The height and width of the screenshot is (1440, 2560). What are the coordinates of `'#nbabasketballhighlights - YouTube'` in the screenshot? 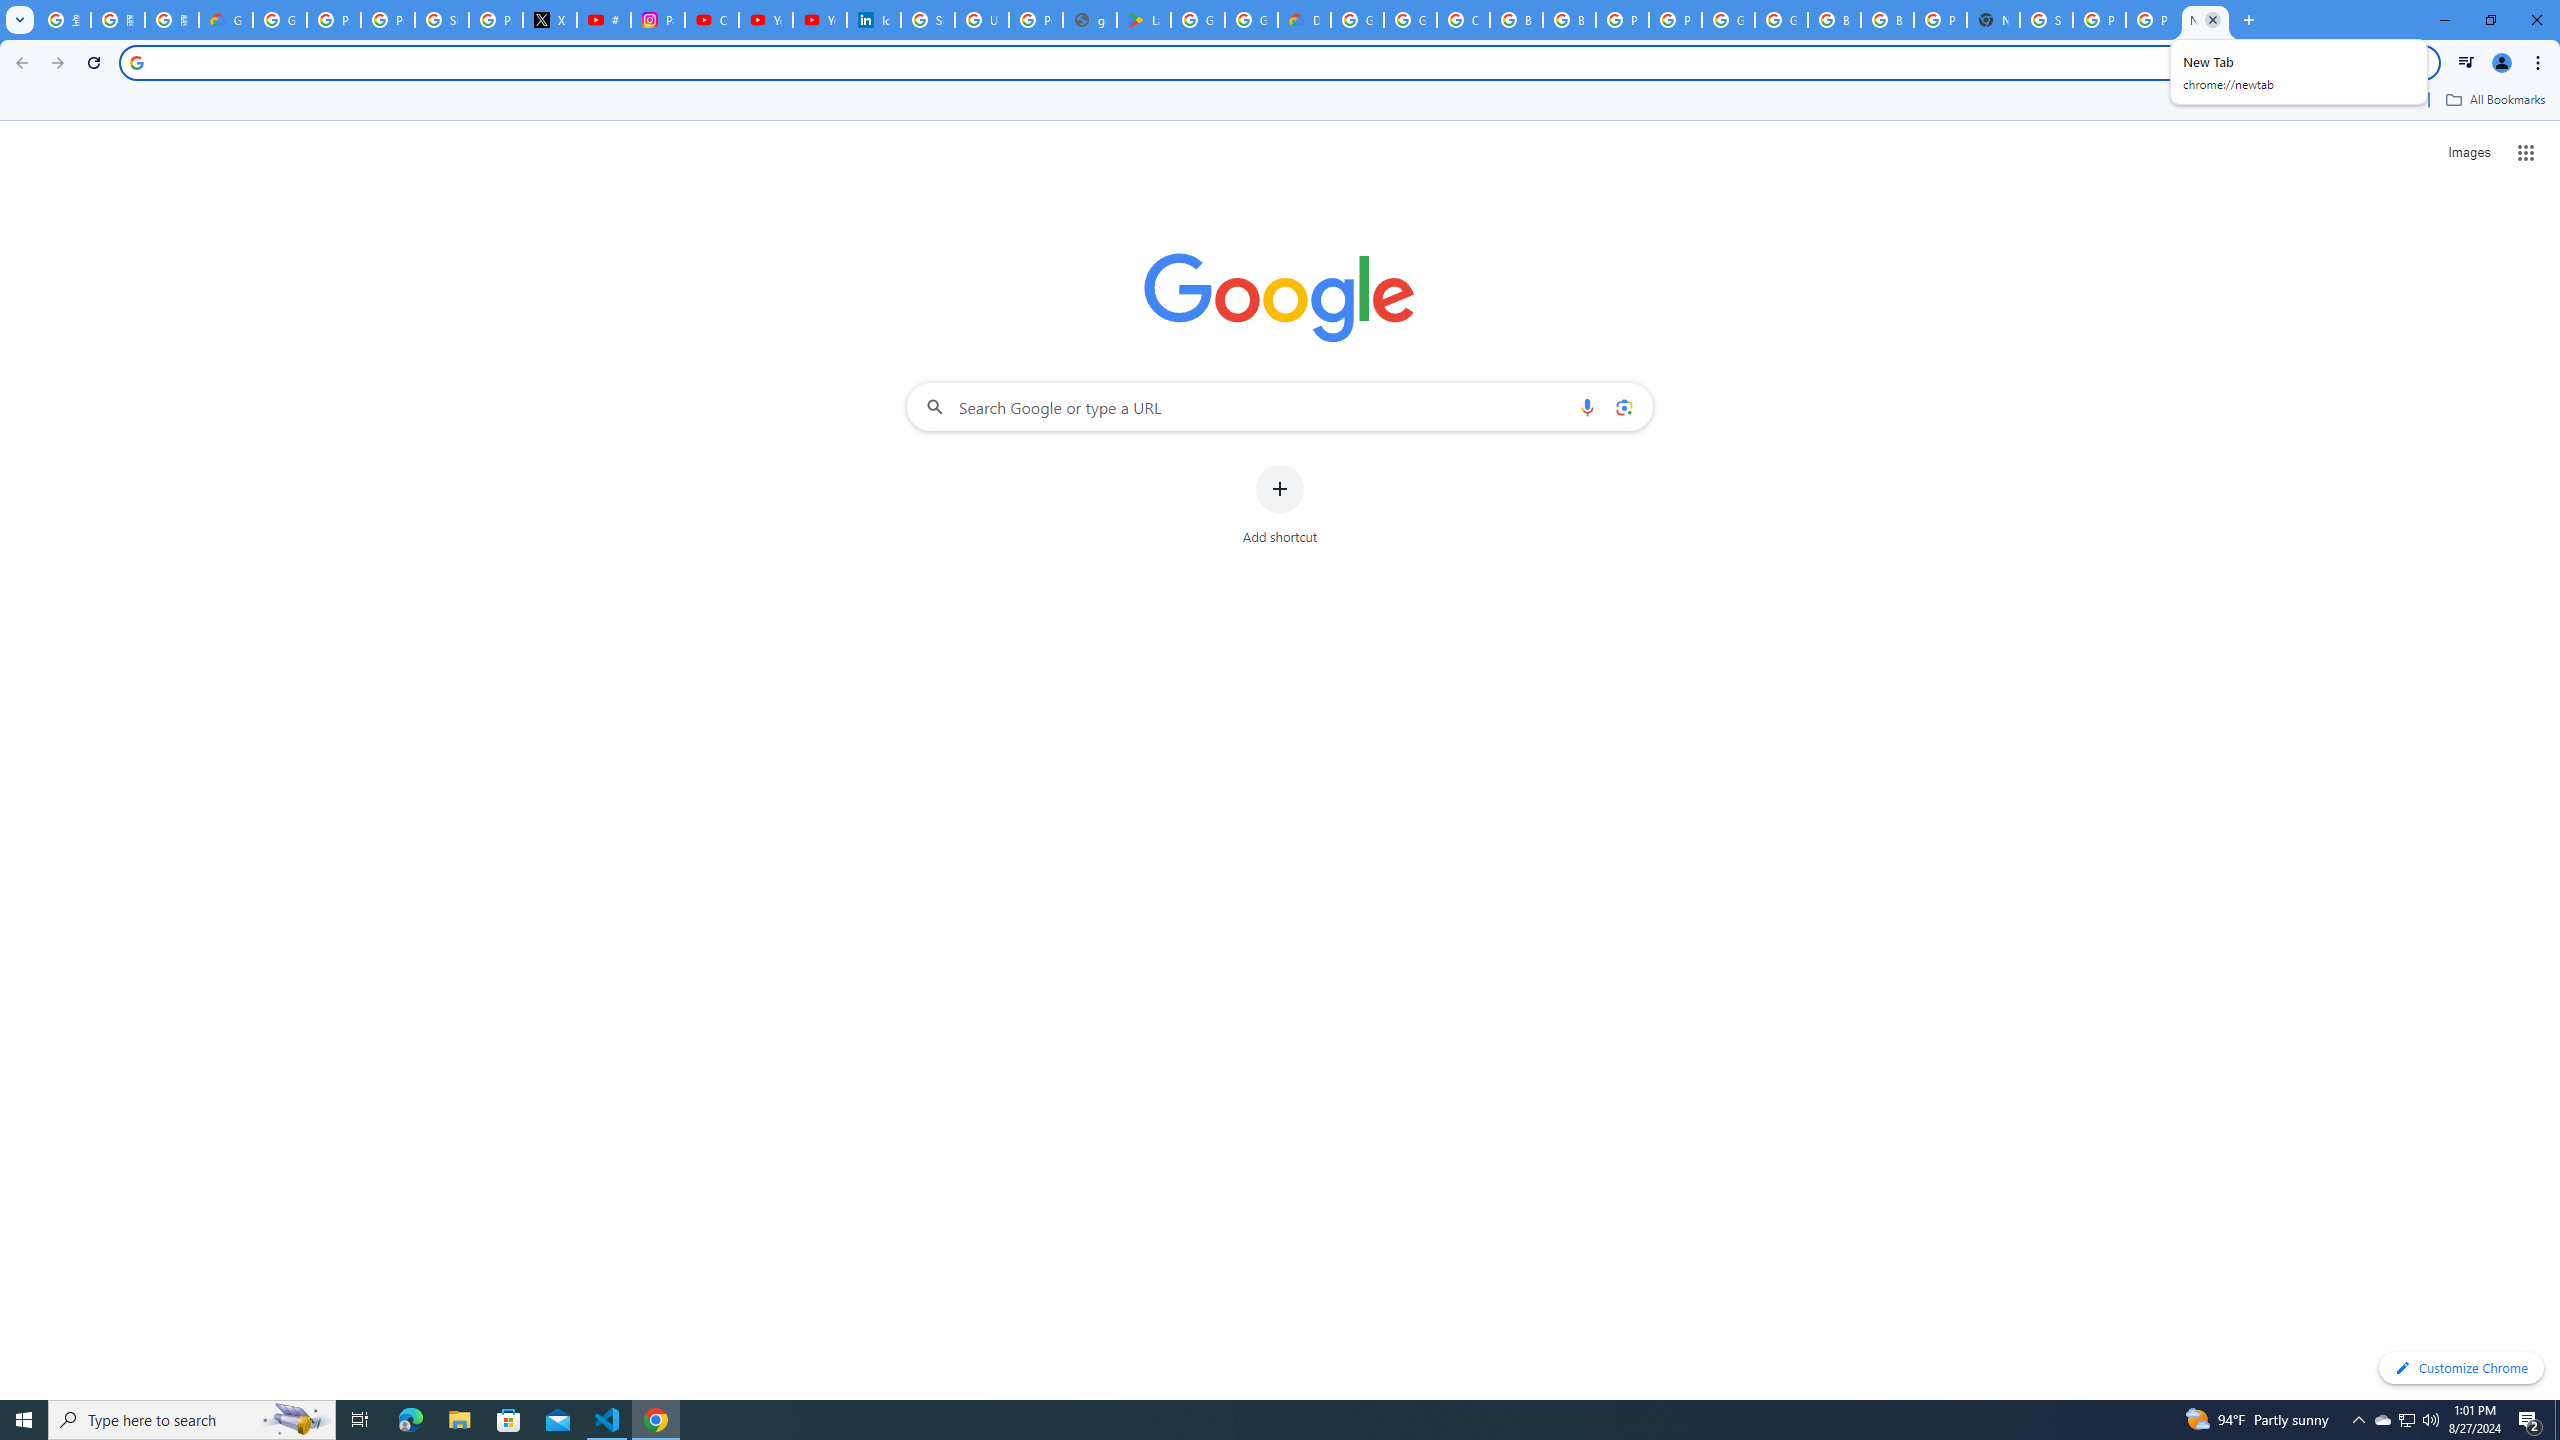 It's located at (603, 19).